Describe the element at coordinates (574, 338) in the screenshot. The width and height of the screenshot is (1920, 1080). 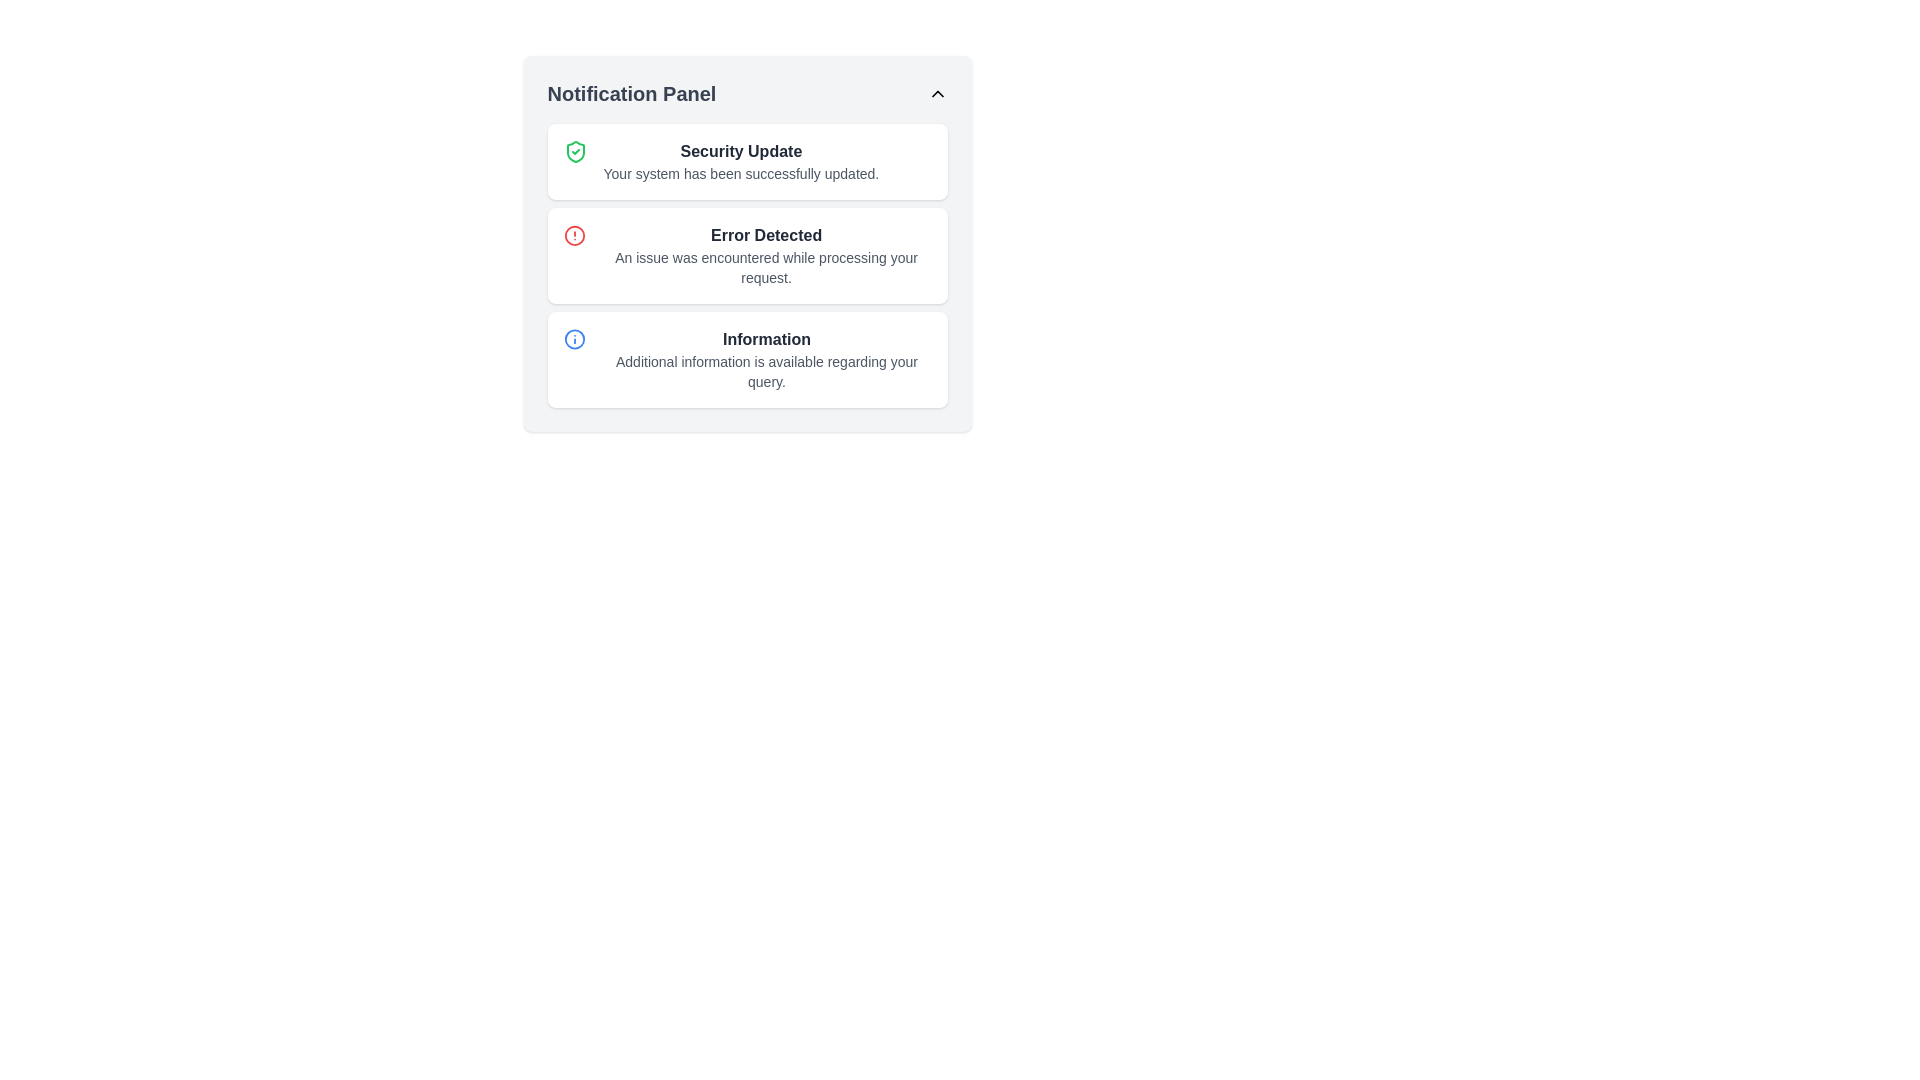
I see `the 'Information' icon in the Notification Panel` at that location.